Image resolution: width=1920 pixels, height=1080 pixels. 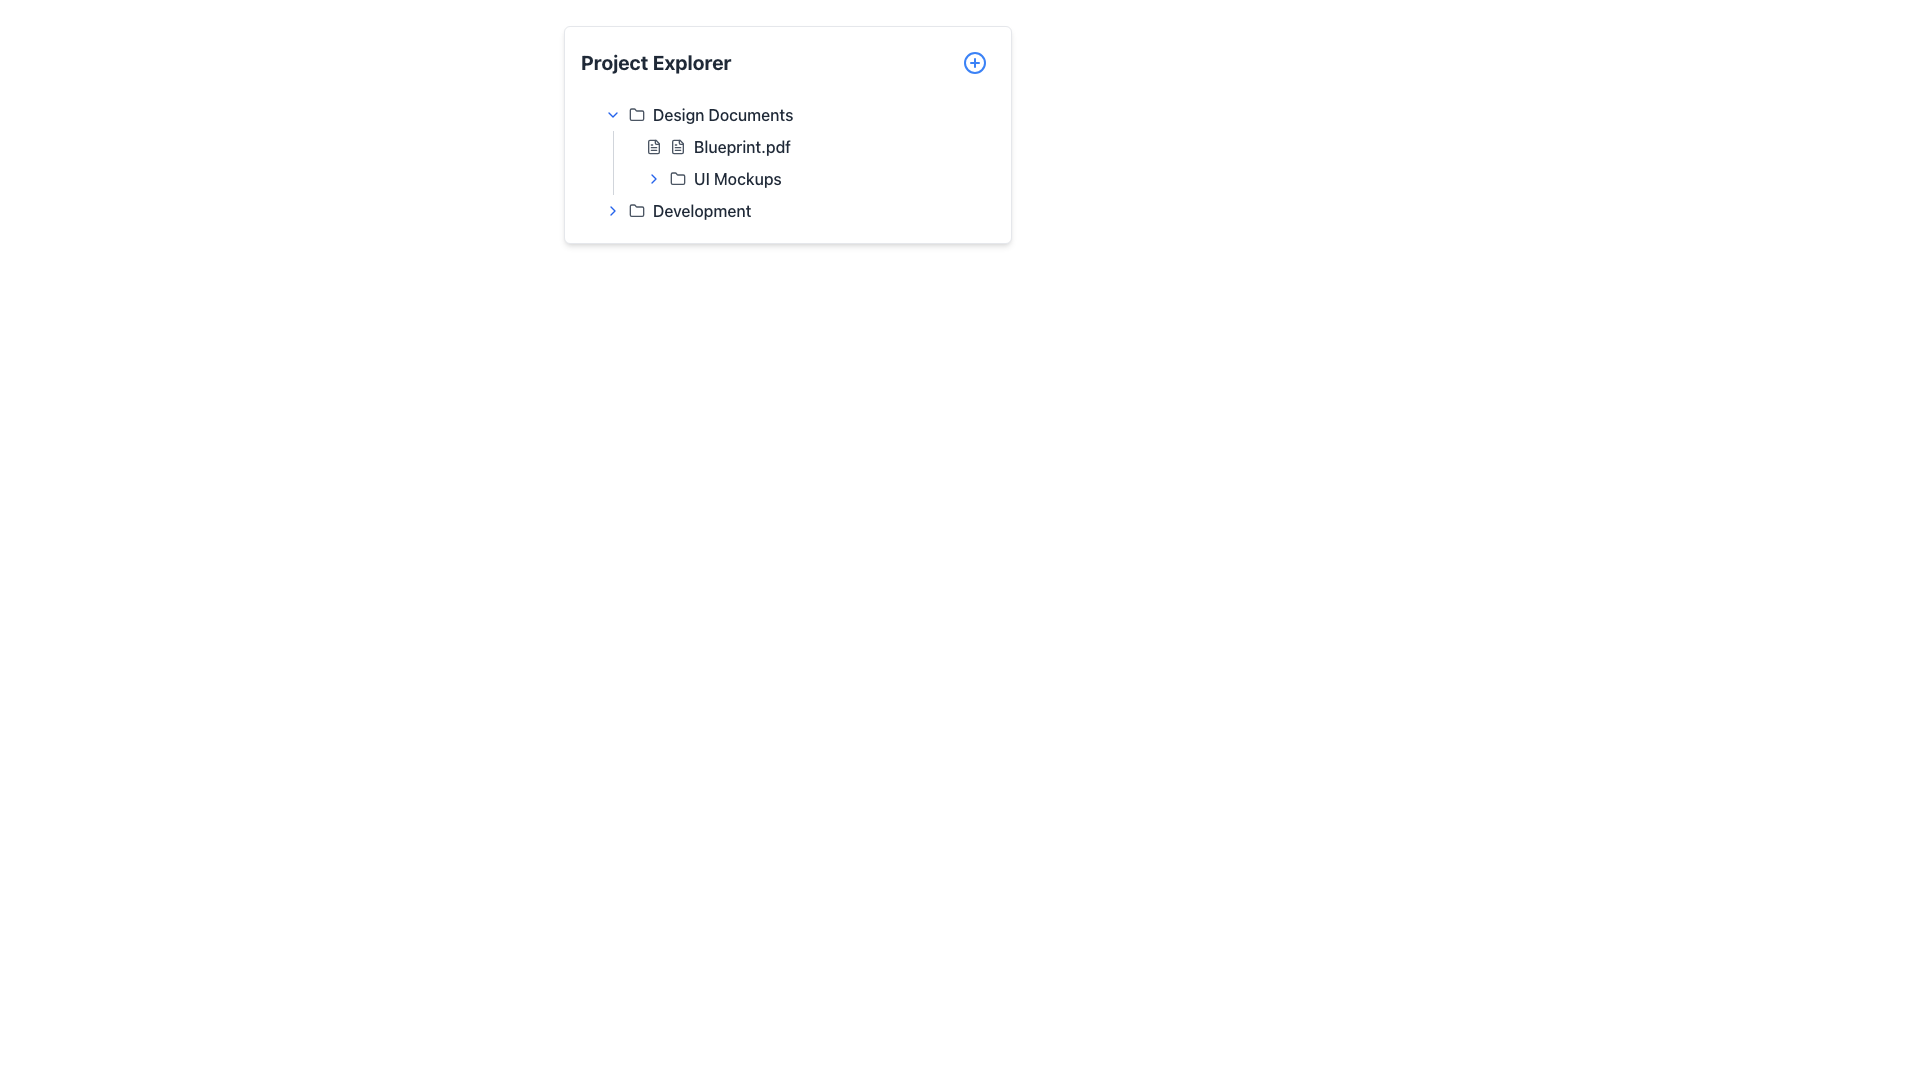 I want to click on to select the file item labeled 'Blueprint.pdf' in the tree view structure under 'Design Documents', so click(x=816, y=145).